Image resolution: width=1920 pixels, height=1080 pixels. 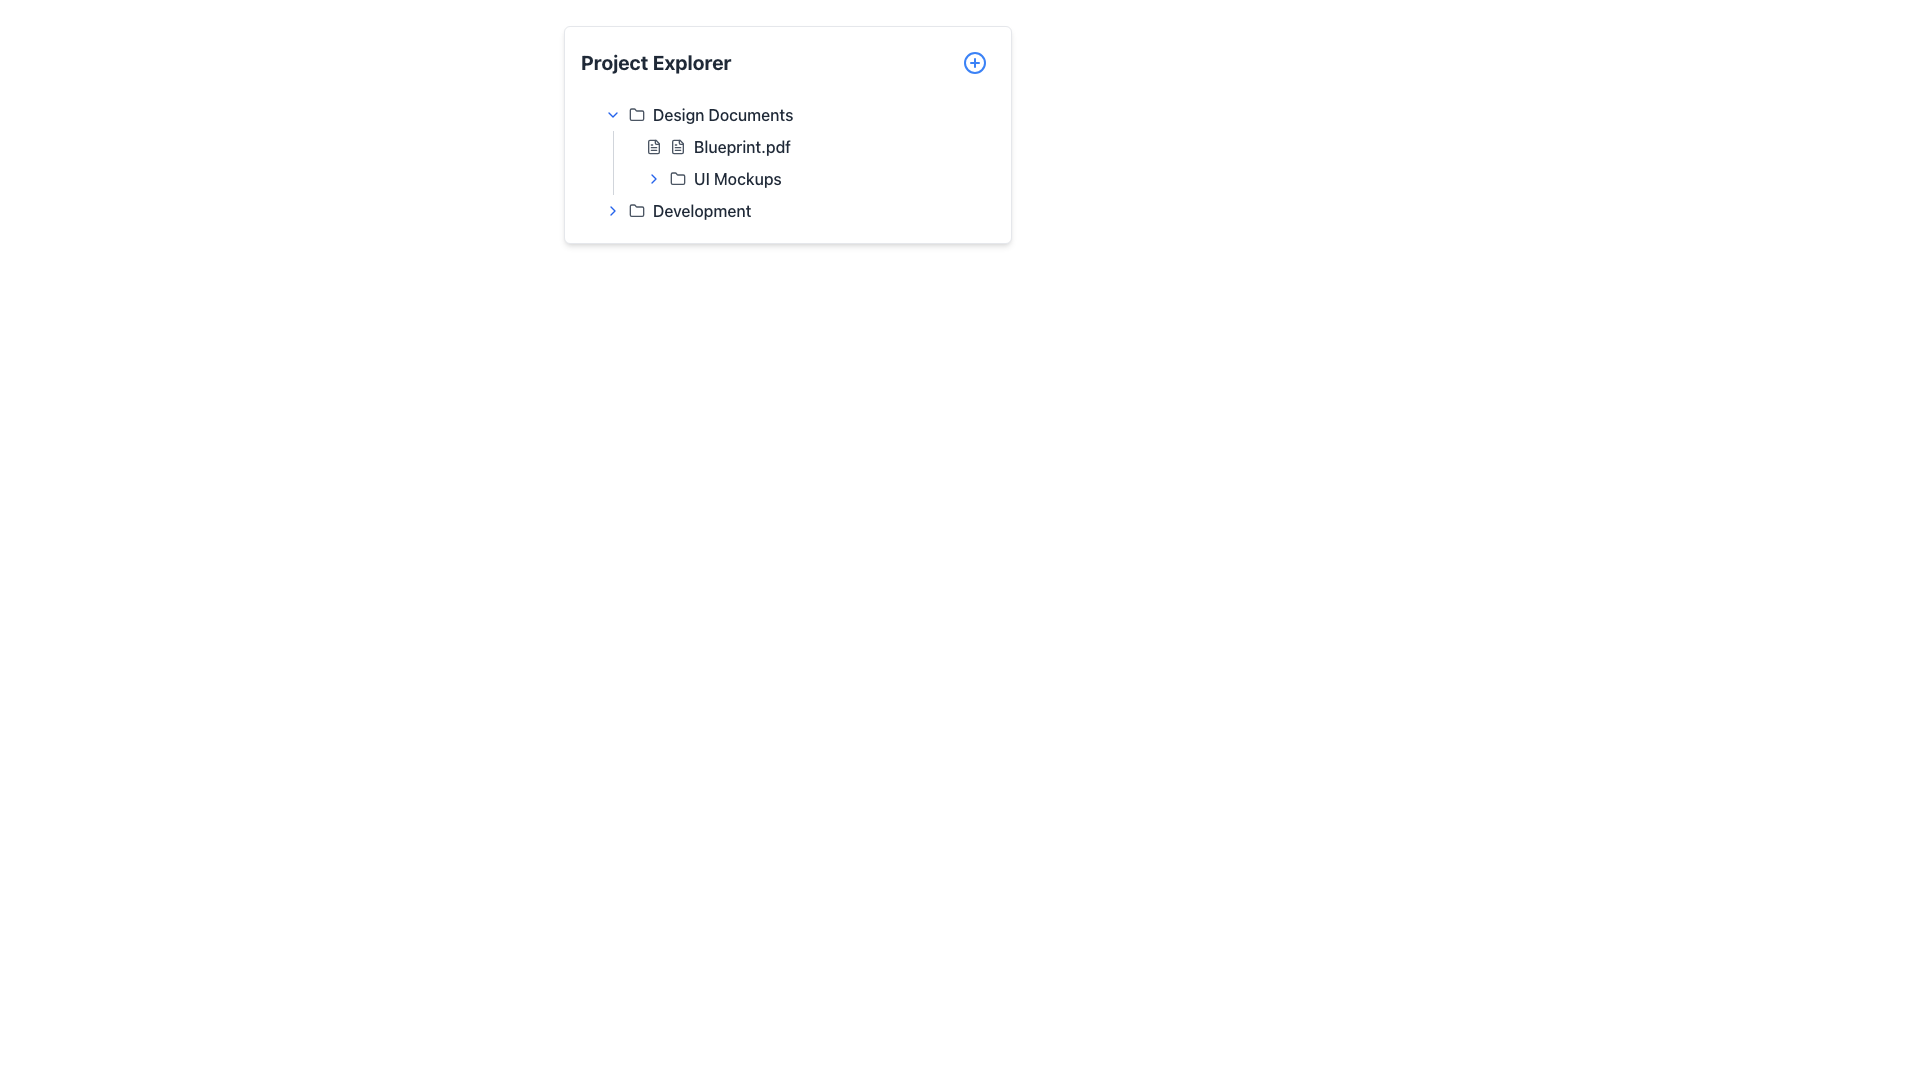 I want to click on to select the file item labeled 'Blueprint.pdf' in the tree view structure under 'Design Documents', so click(x=816, y=145).